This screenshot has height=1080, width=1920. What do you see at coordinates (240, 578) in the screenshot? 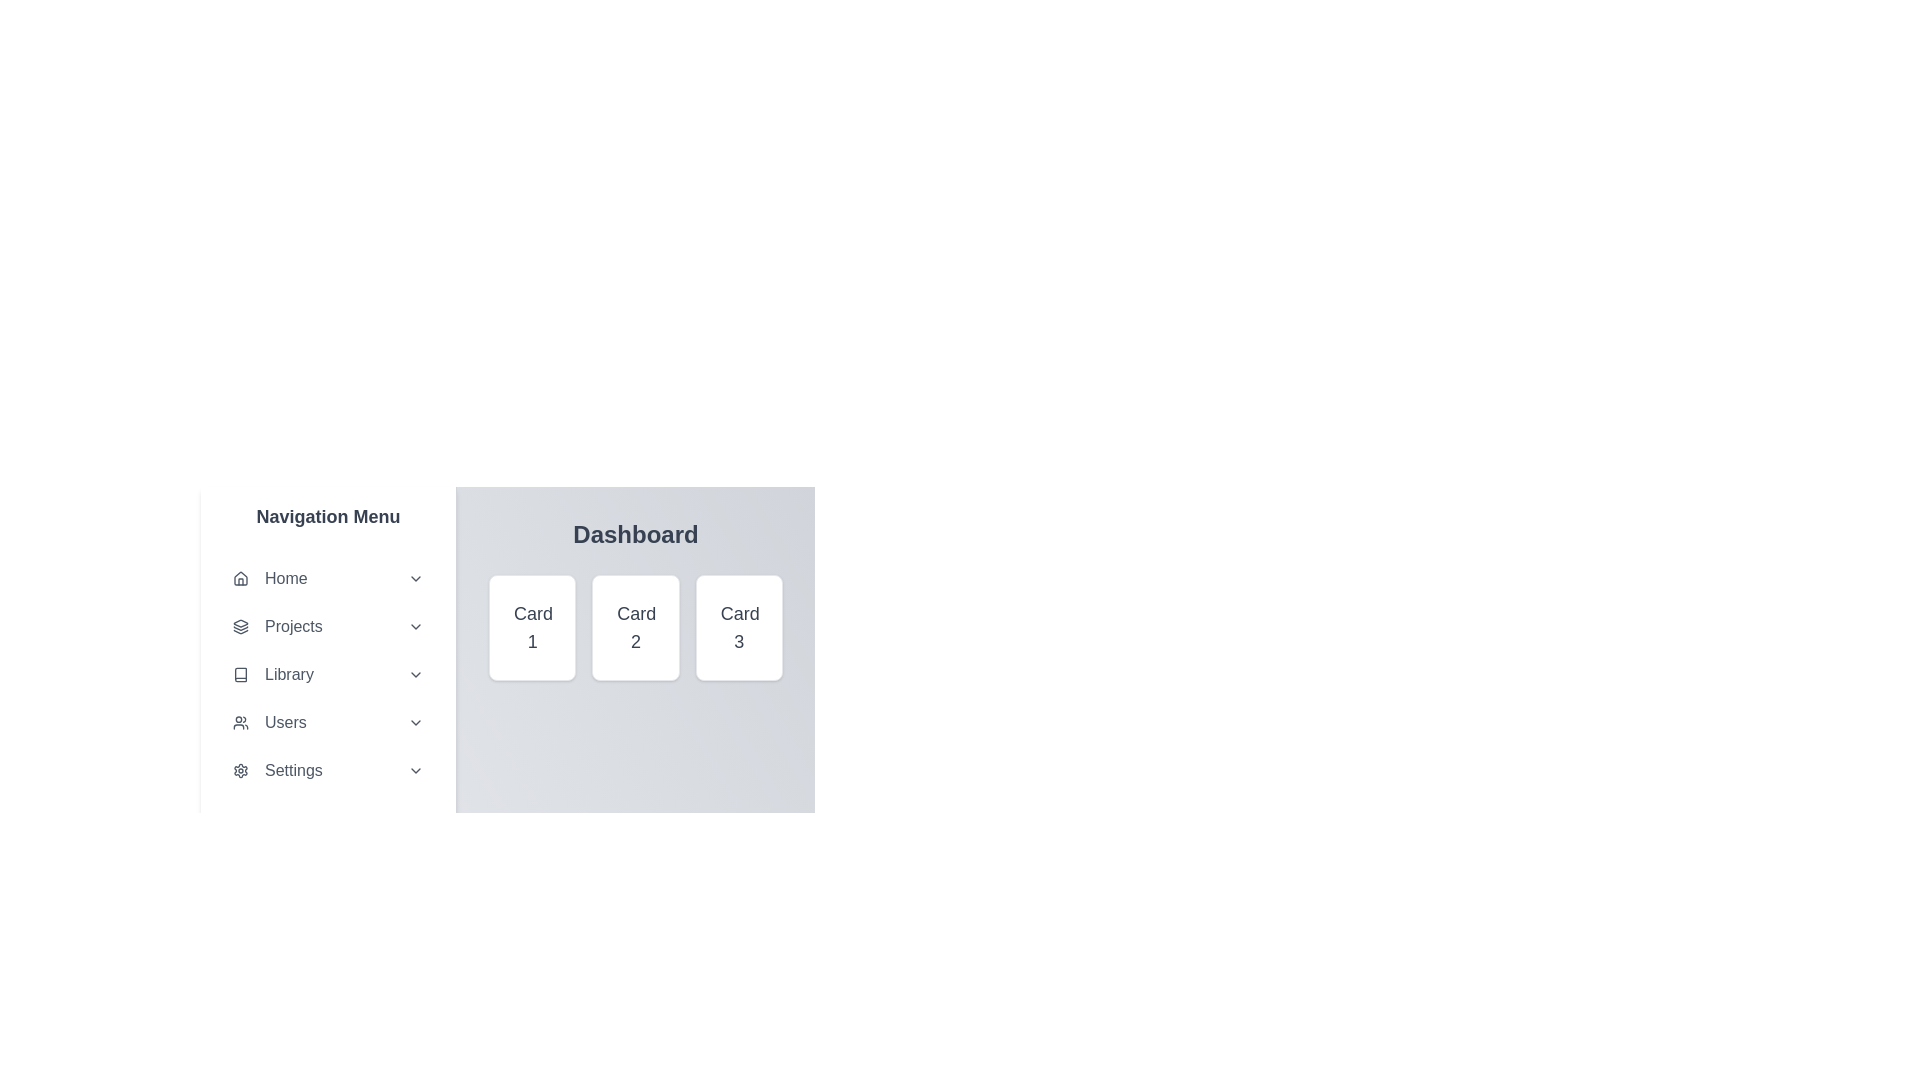
I see `the house icon in the navigation menu on the left side, which serves as an indicator for the 'Home' menu item` at bounding box center [240, 578].